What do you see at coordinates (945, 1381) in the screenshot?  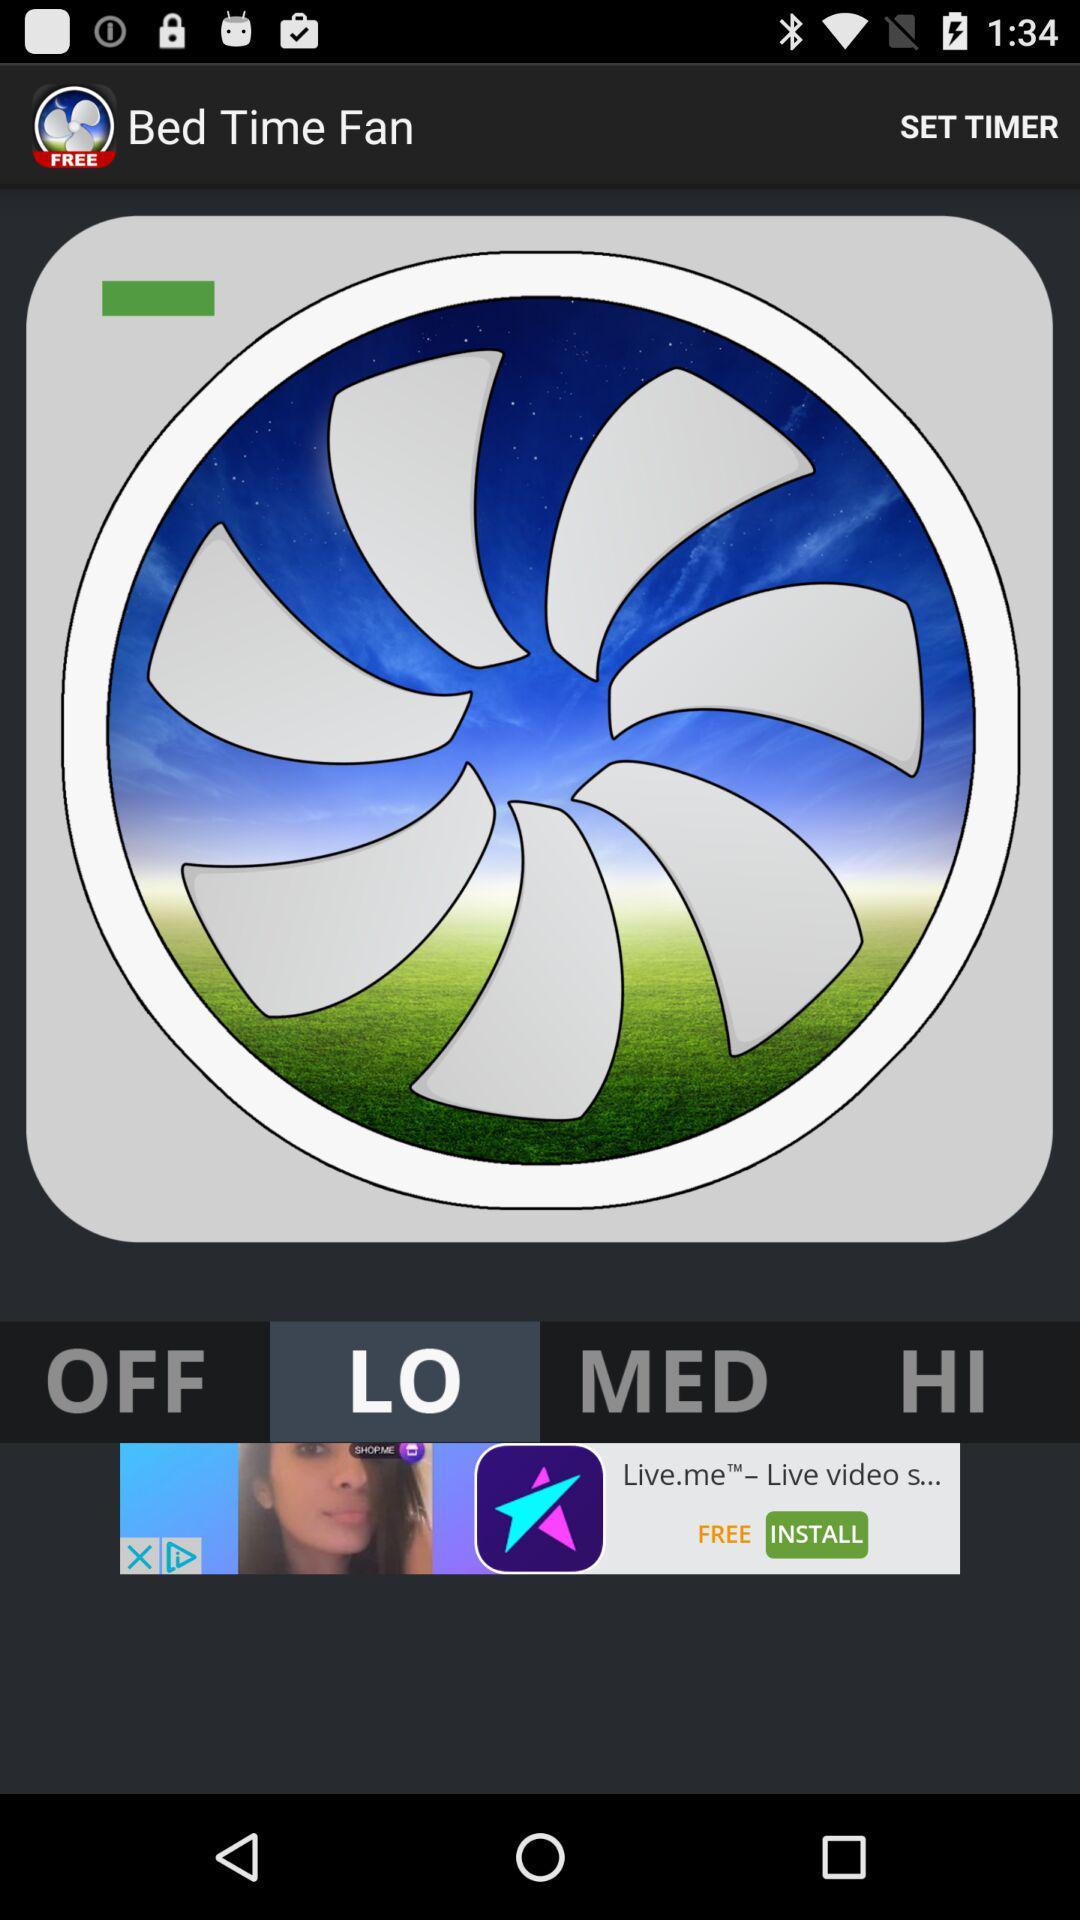 I see `high speed fan sound` at bounding box center [945, 1381].